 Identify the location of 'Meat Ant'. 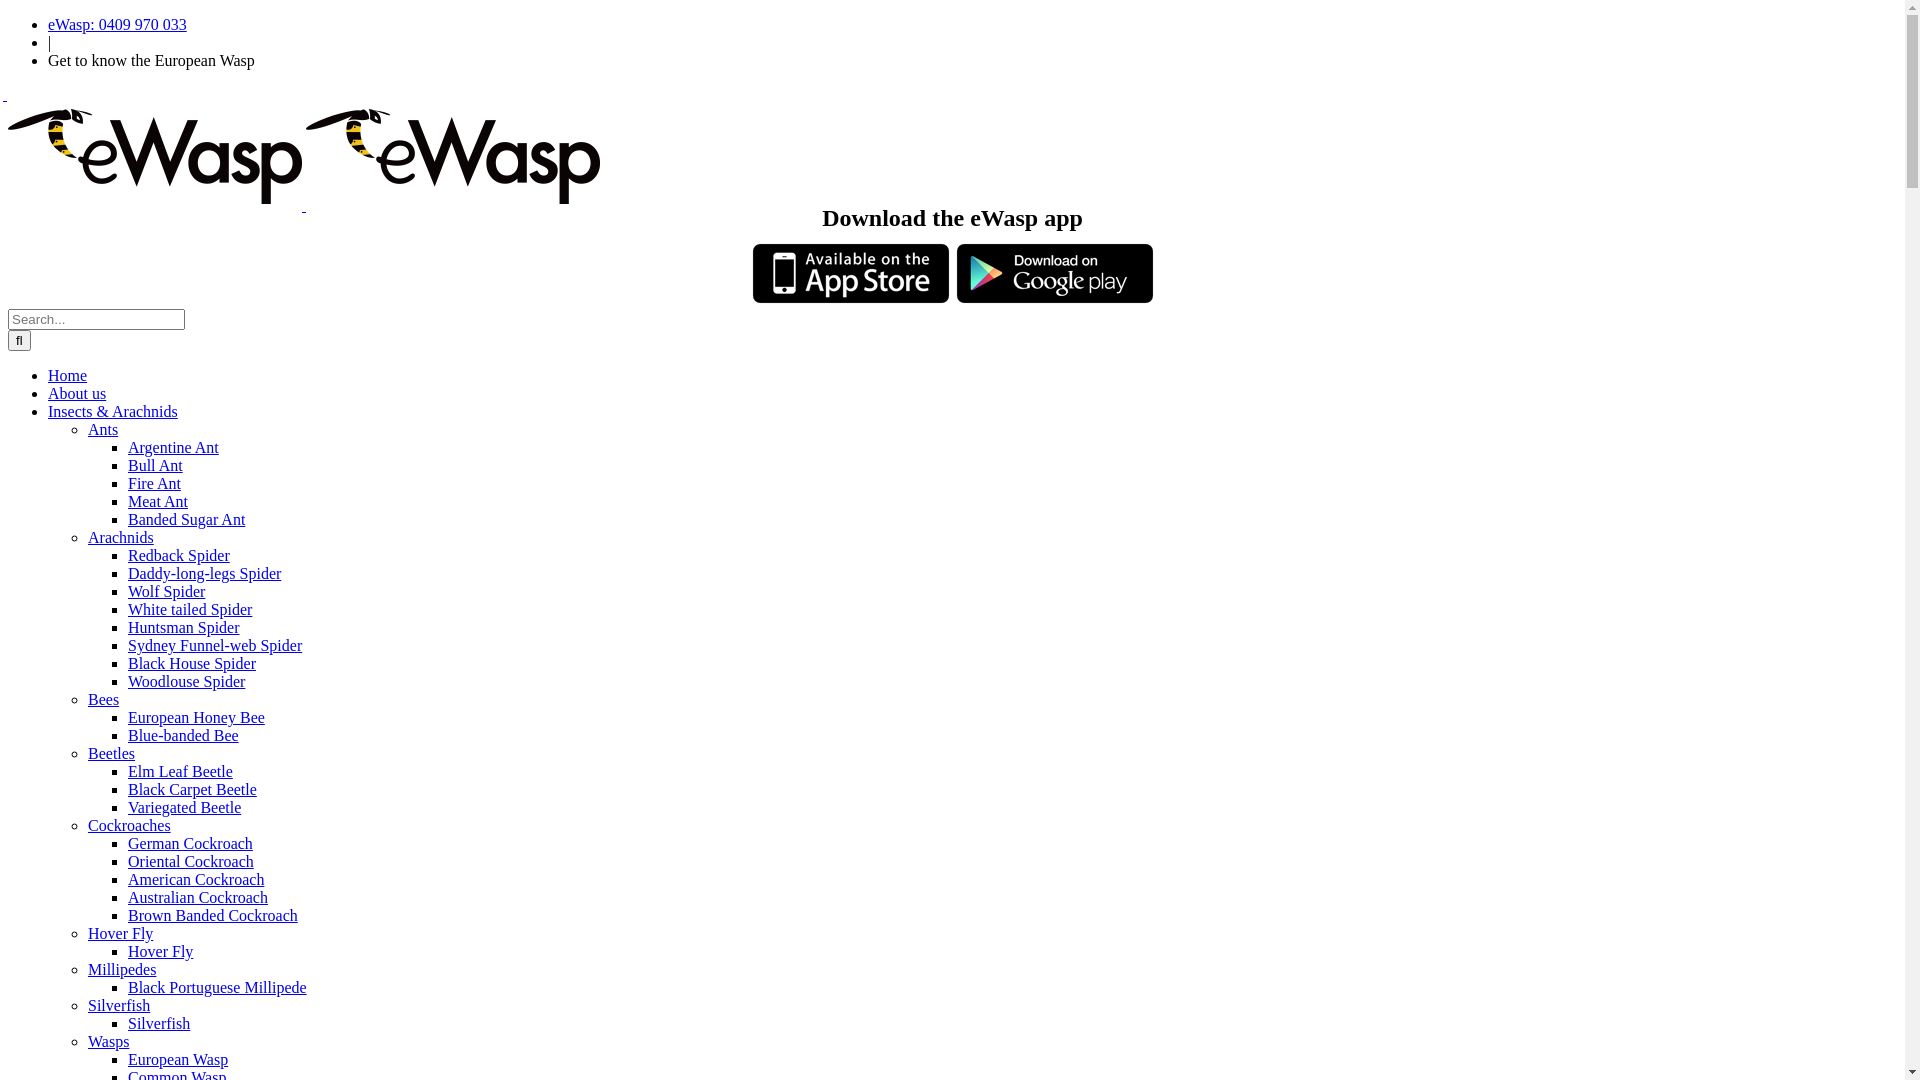
(127, 500).